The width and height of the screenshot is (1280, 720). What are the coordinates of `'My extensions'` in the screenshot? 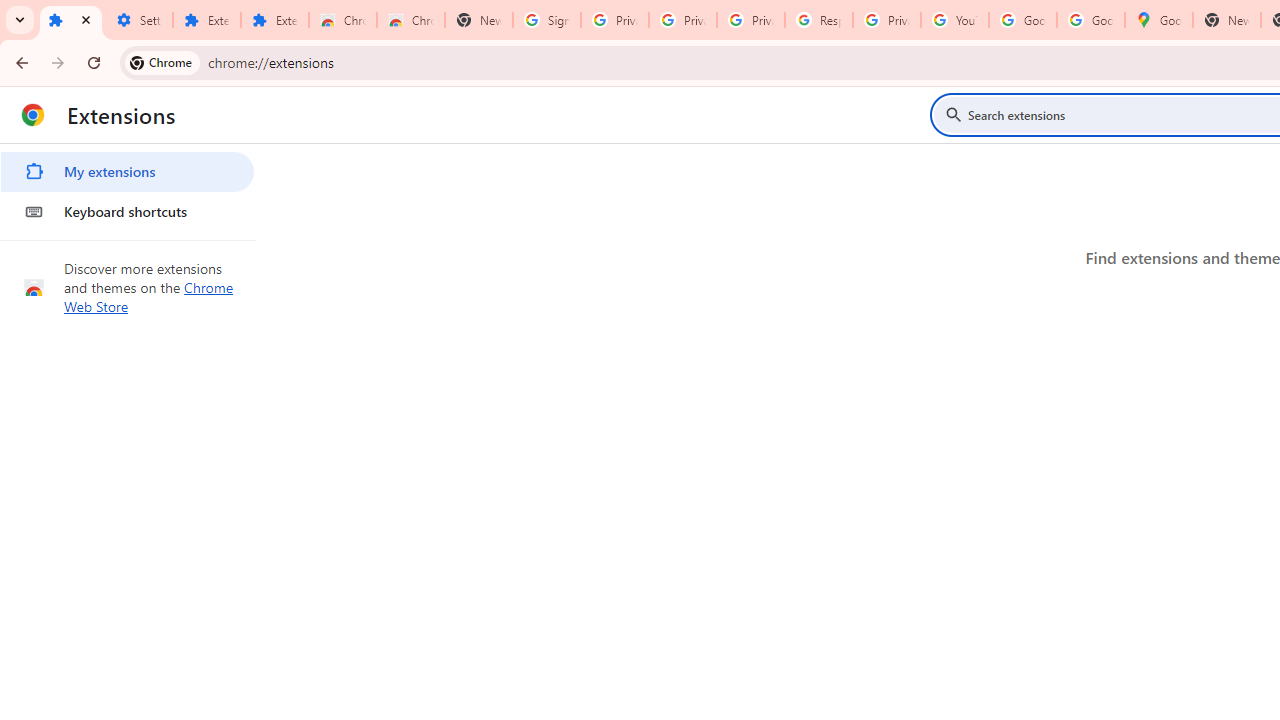 It's located at (126, 171).